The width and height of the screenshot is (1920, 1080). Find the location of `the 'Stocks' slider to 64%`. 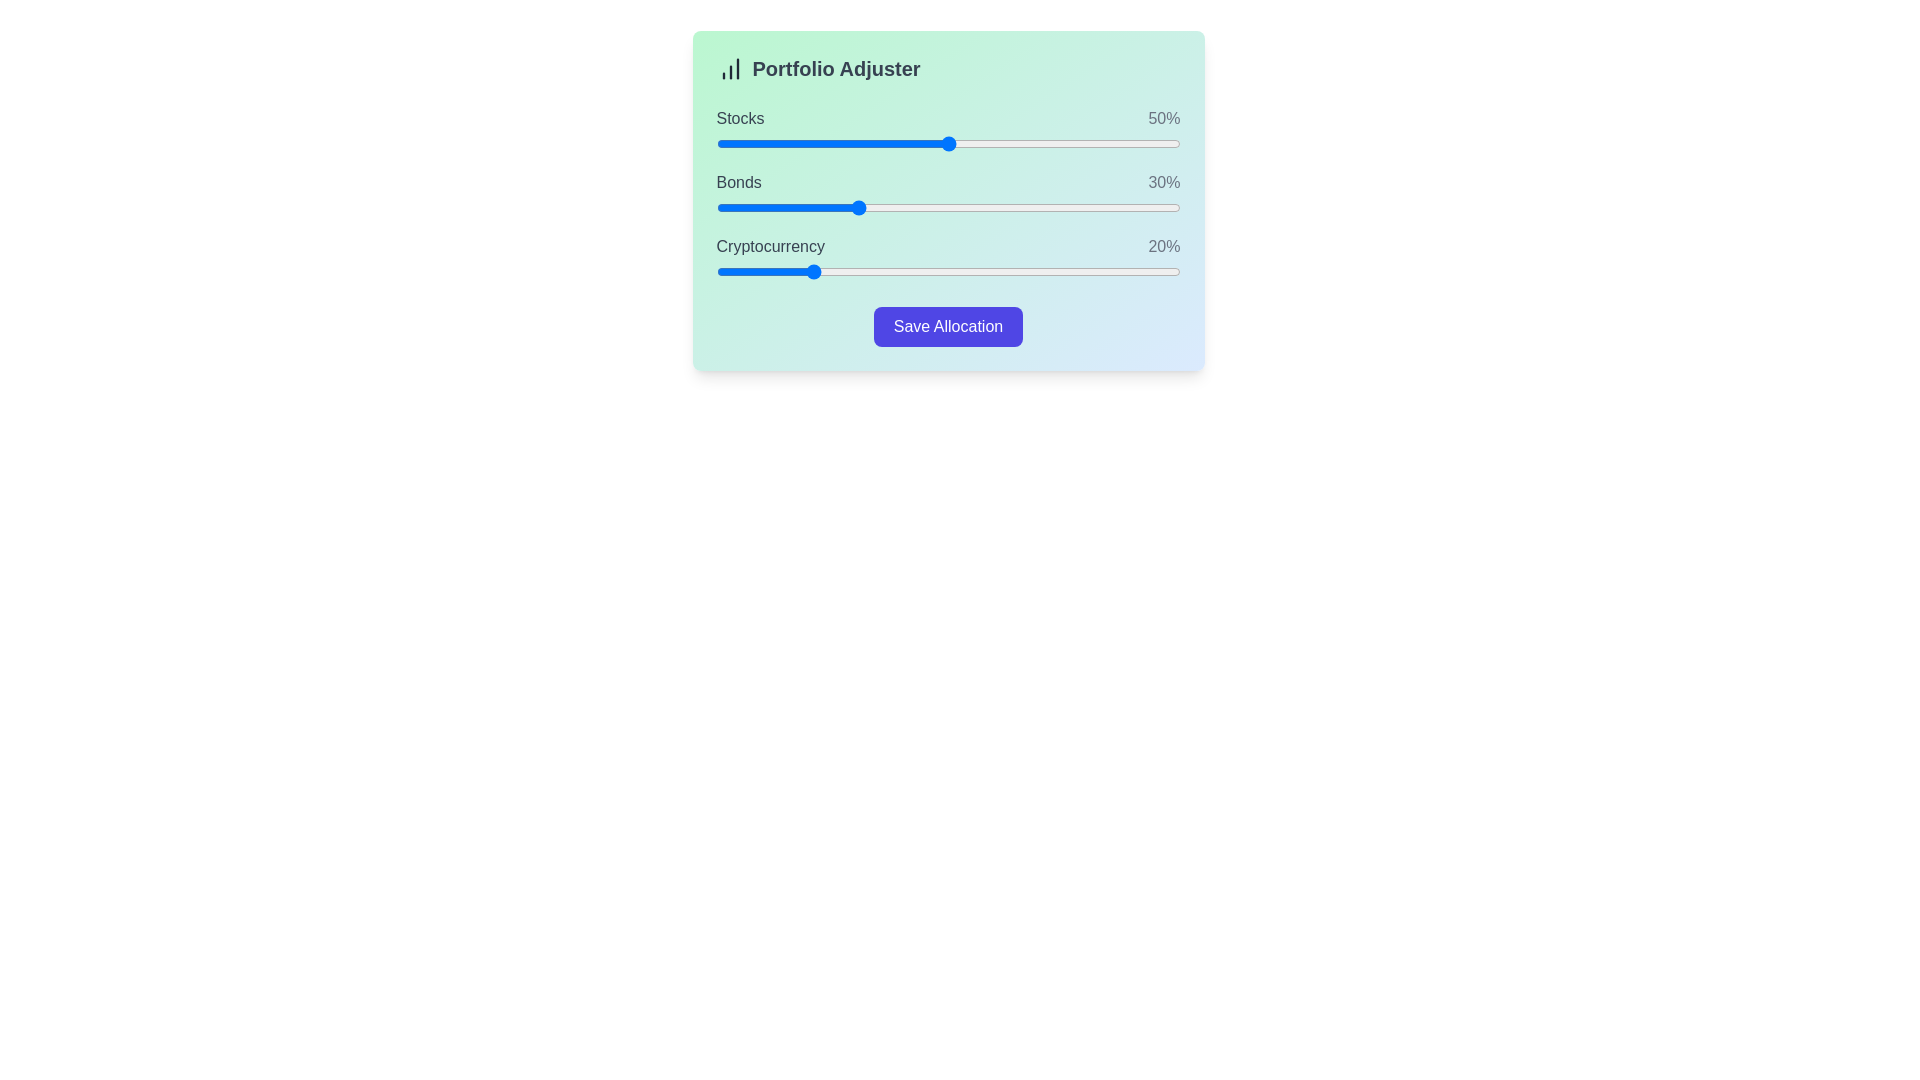

the 'Stocks' slider to 64% is located at coordinates (1013, 142).